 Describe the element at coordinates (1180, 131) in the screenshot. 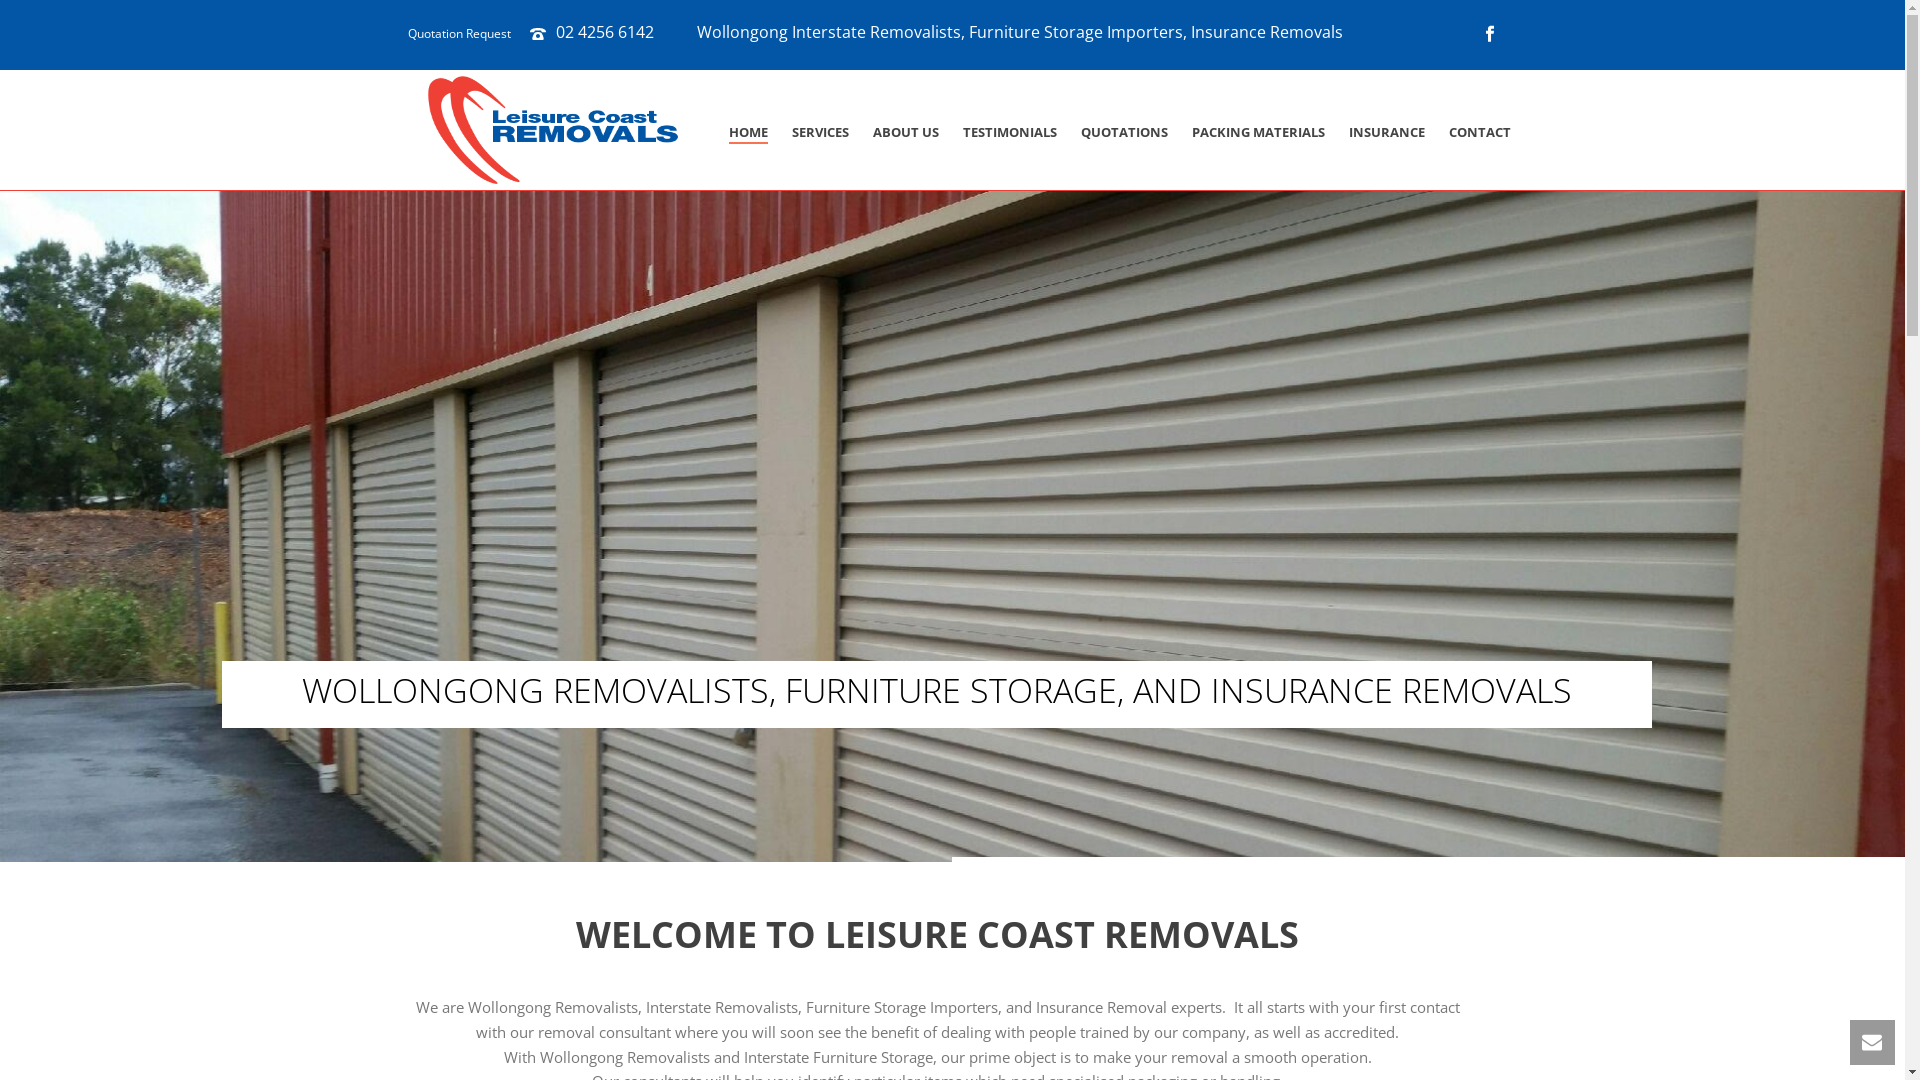

I see `'PACKING MATERIALS'` at that location.